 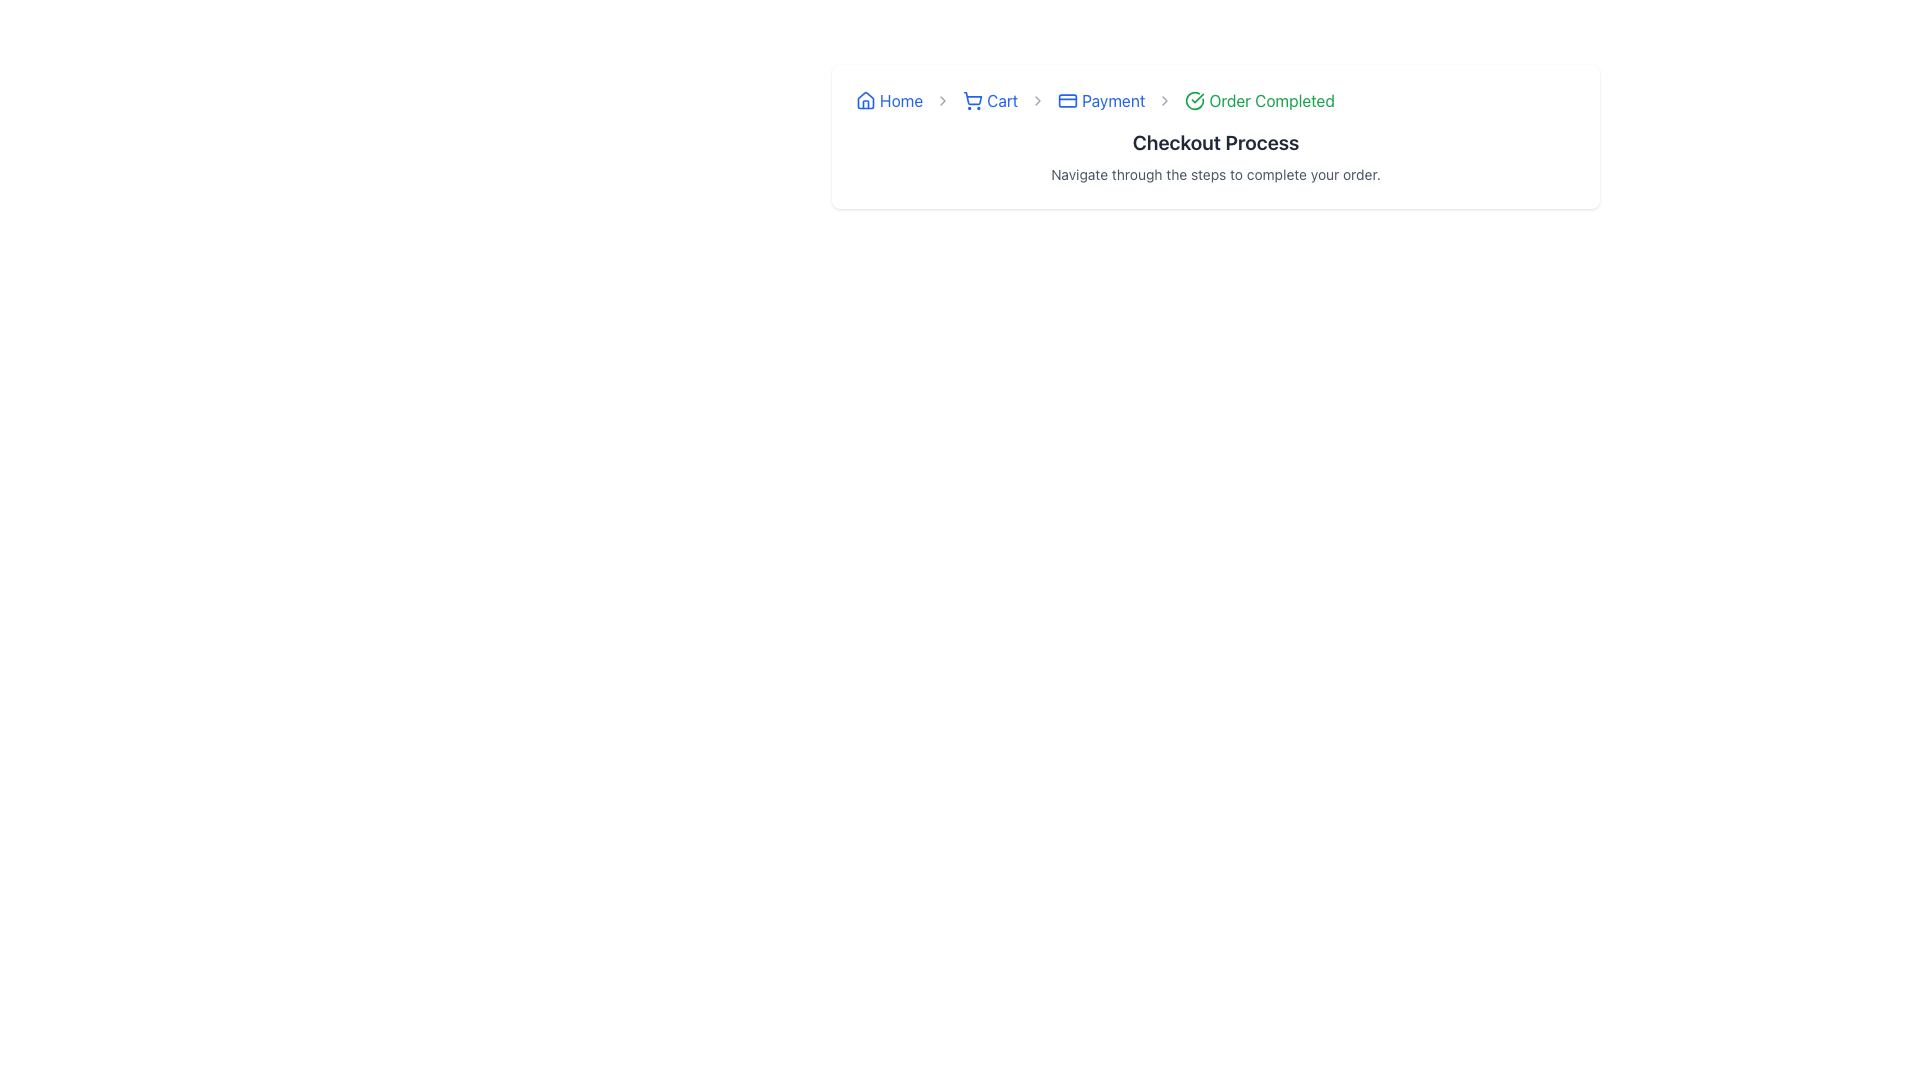 What do you see at coordinates (1165, 100) in the screenshot?
I see `the right-pointing chevron icon in the breadcrumb navigation, which separates the 'Payment' and 'Order Completed' labels` at bounding box center [1165, 100].